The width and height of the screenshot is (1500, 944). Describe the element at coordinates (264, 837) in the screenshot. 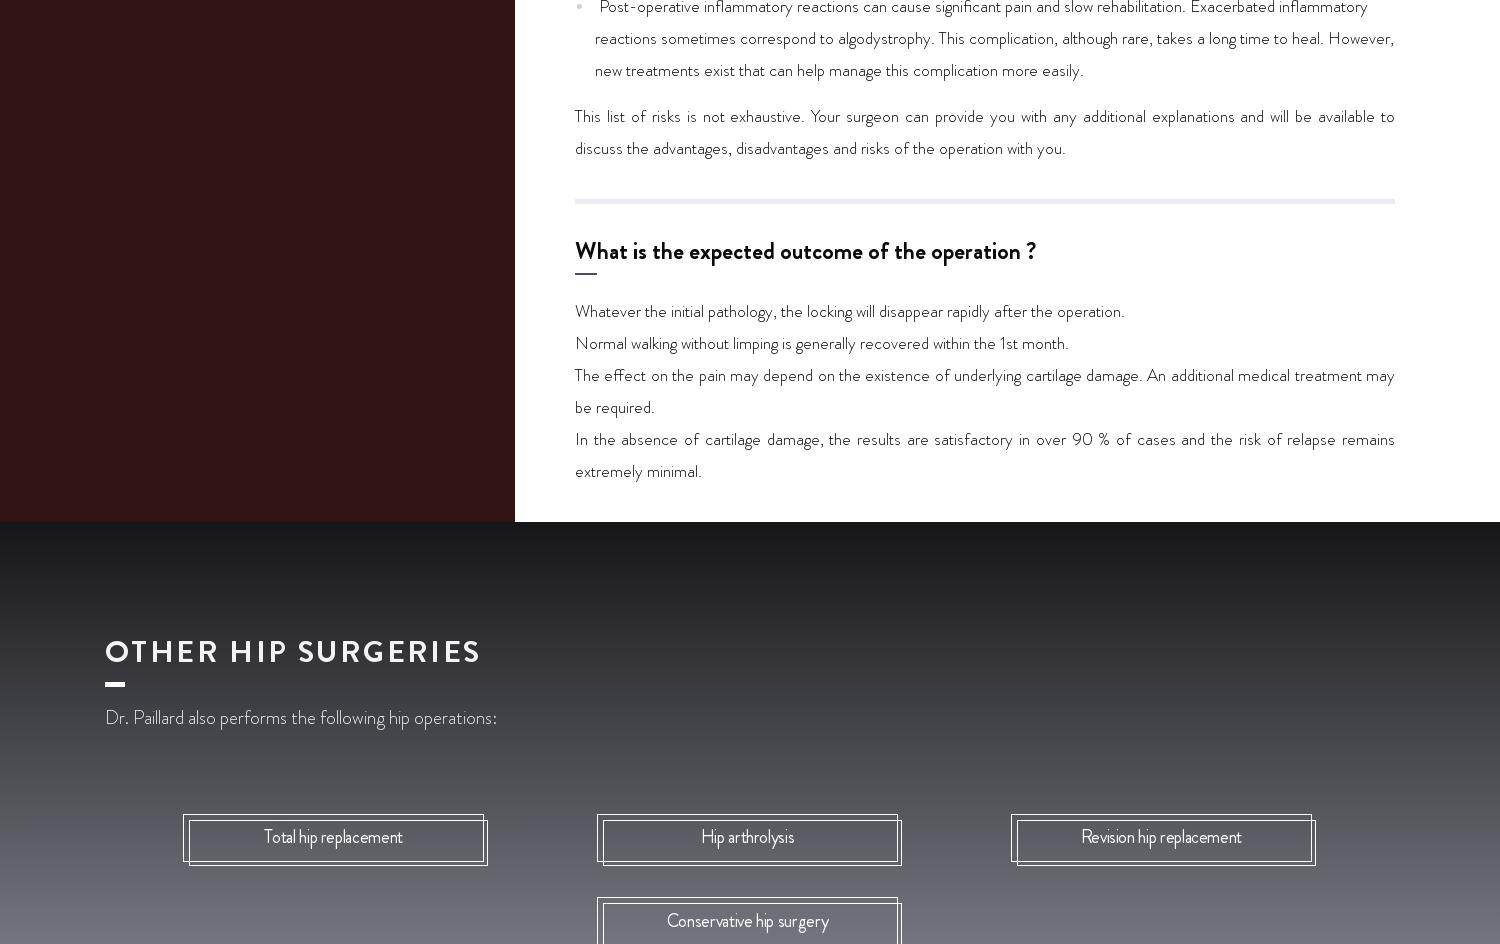

I see `'Total hip replacement'` at that location.